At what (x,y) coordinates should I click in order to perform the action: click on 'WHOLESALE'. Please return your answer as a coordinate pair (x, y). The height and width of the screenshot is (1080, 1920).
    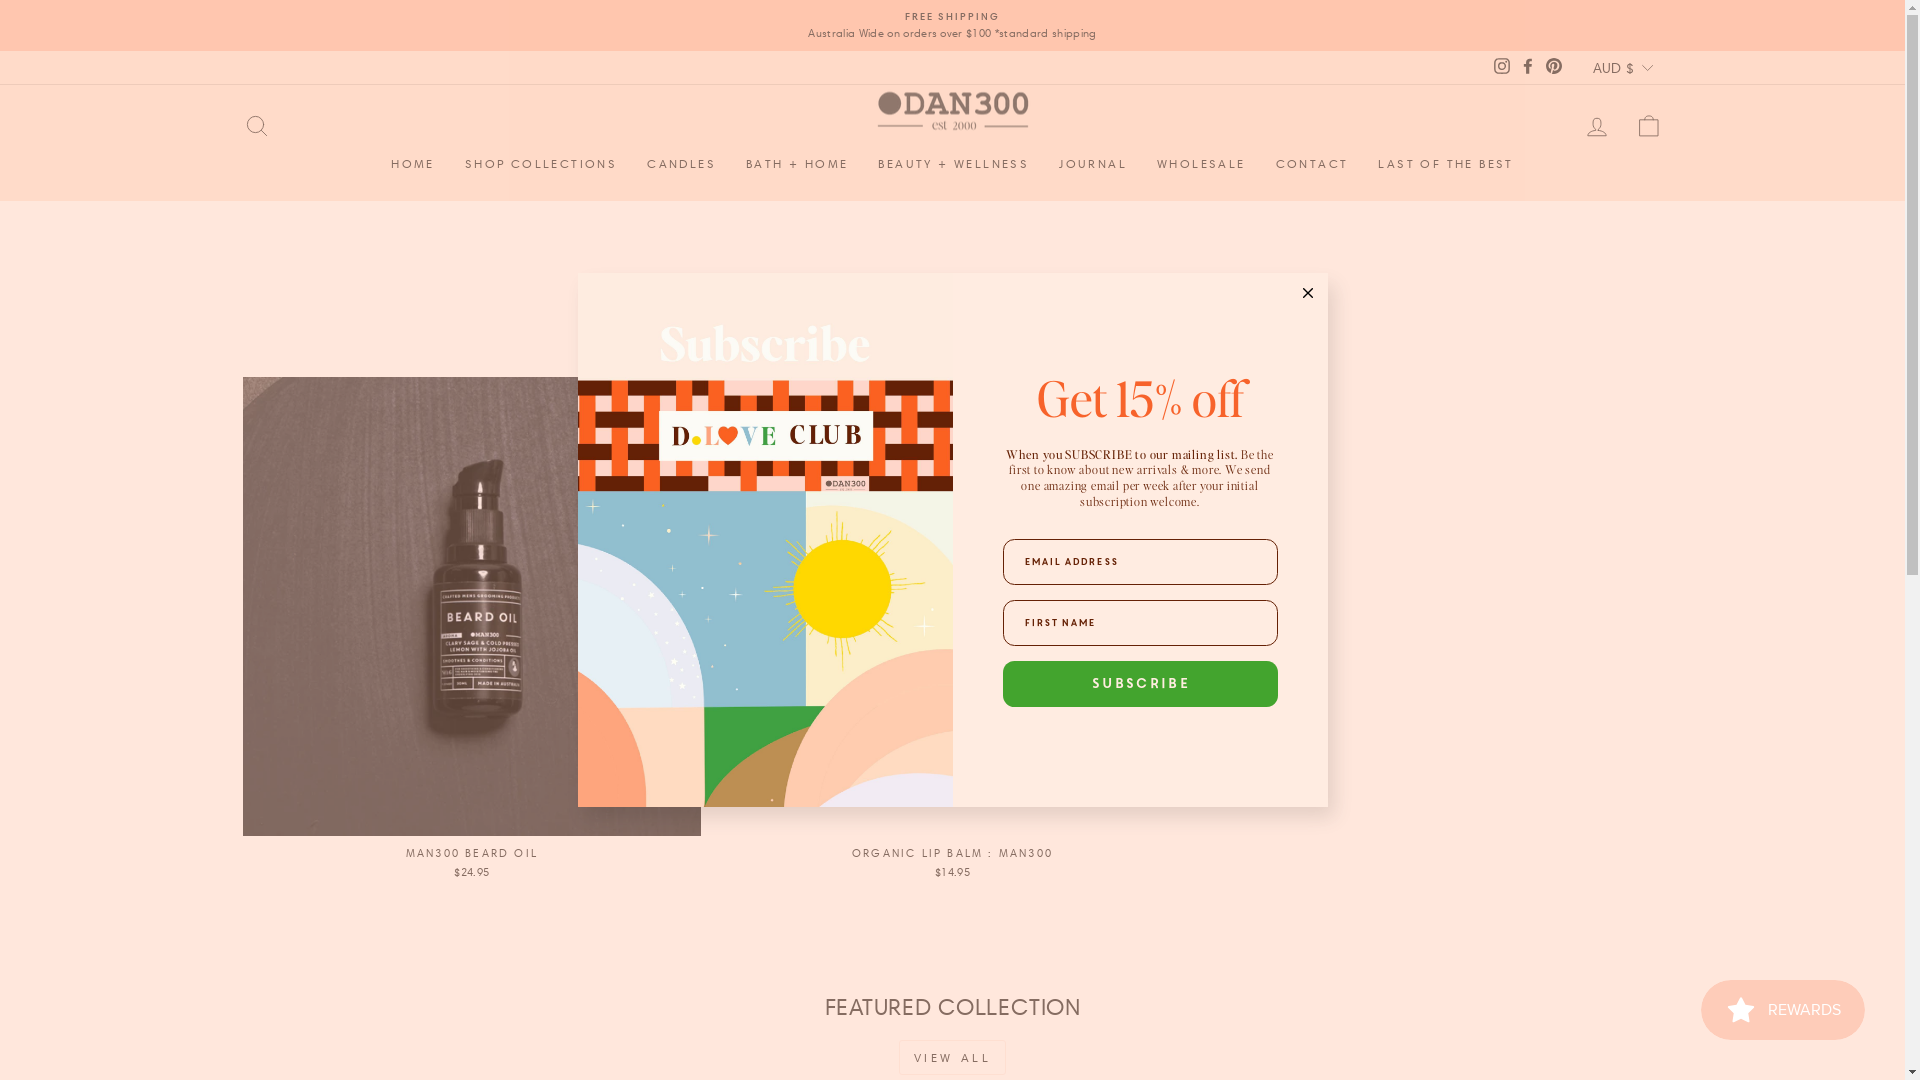
    Looking at the image, I should click on (1200, 163).